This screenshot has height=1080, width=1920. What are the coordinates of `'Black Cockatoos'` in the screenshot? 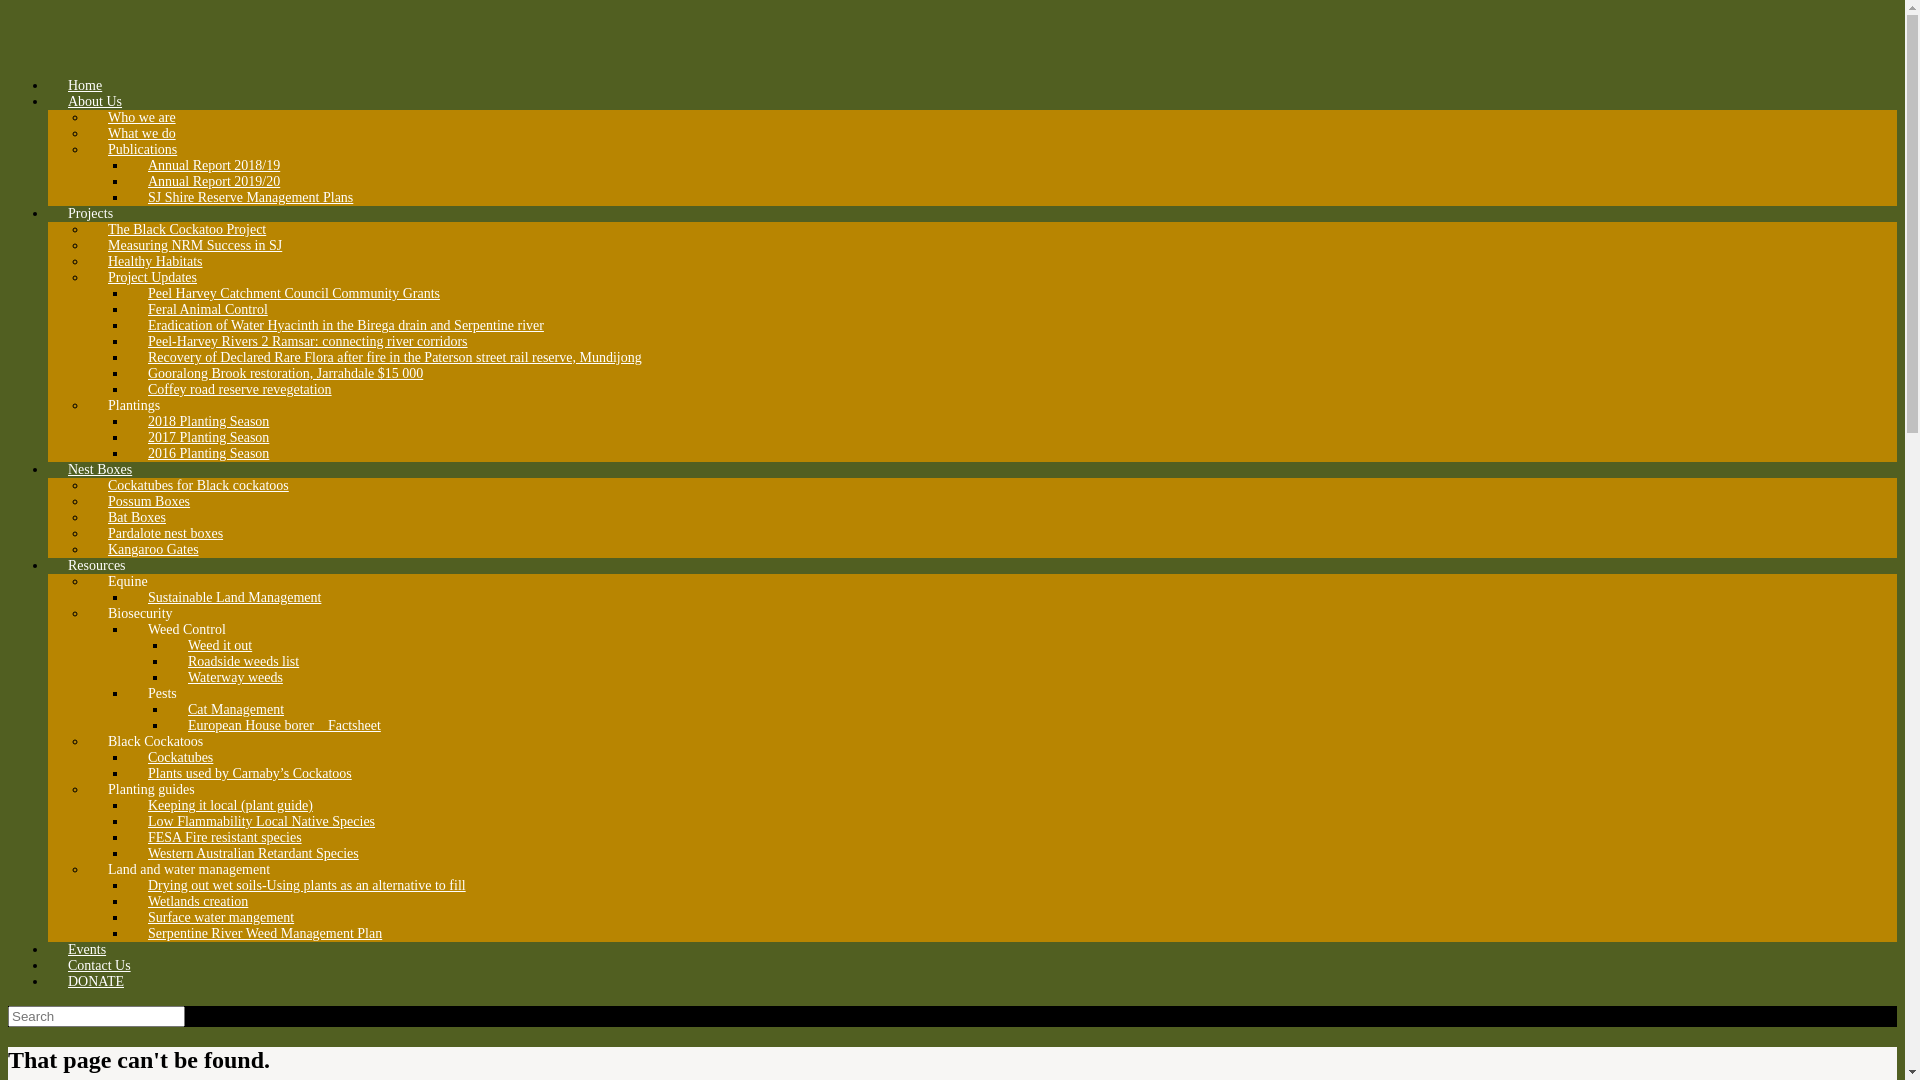 It's located at (86, 741).